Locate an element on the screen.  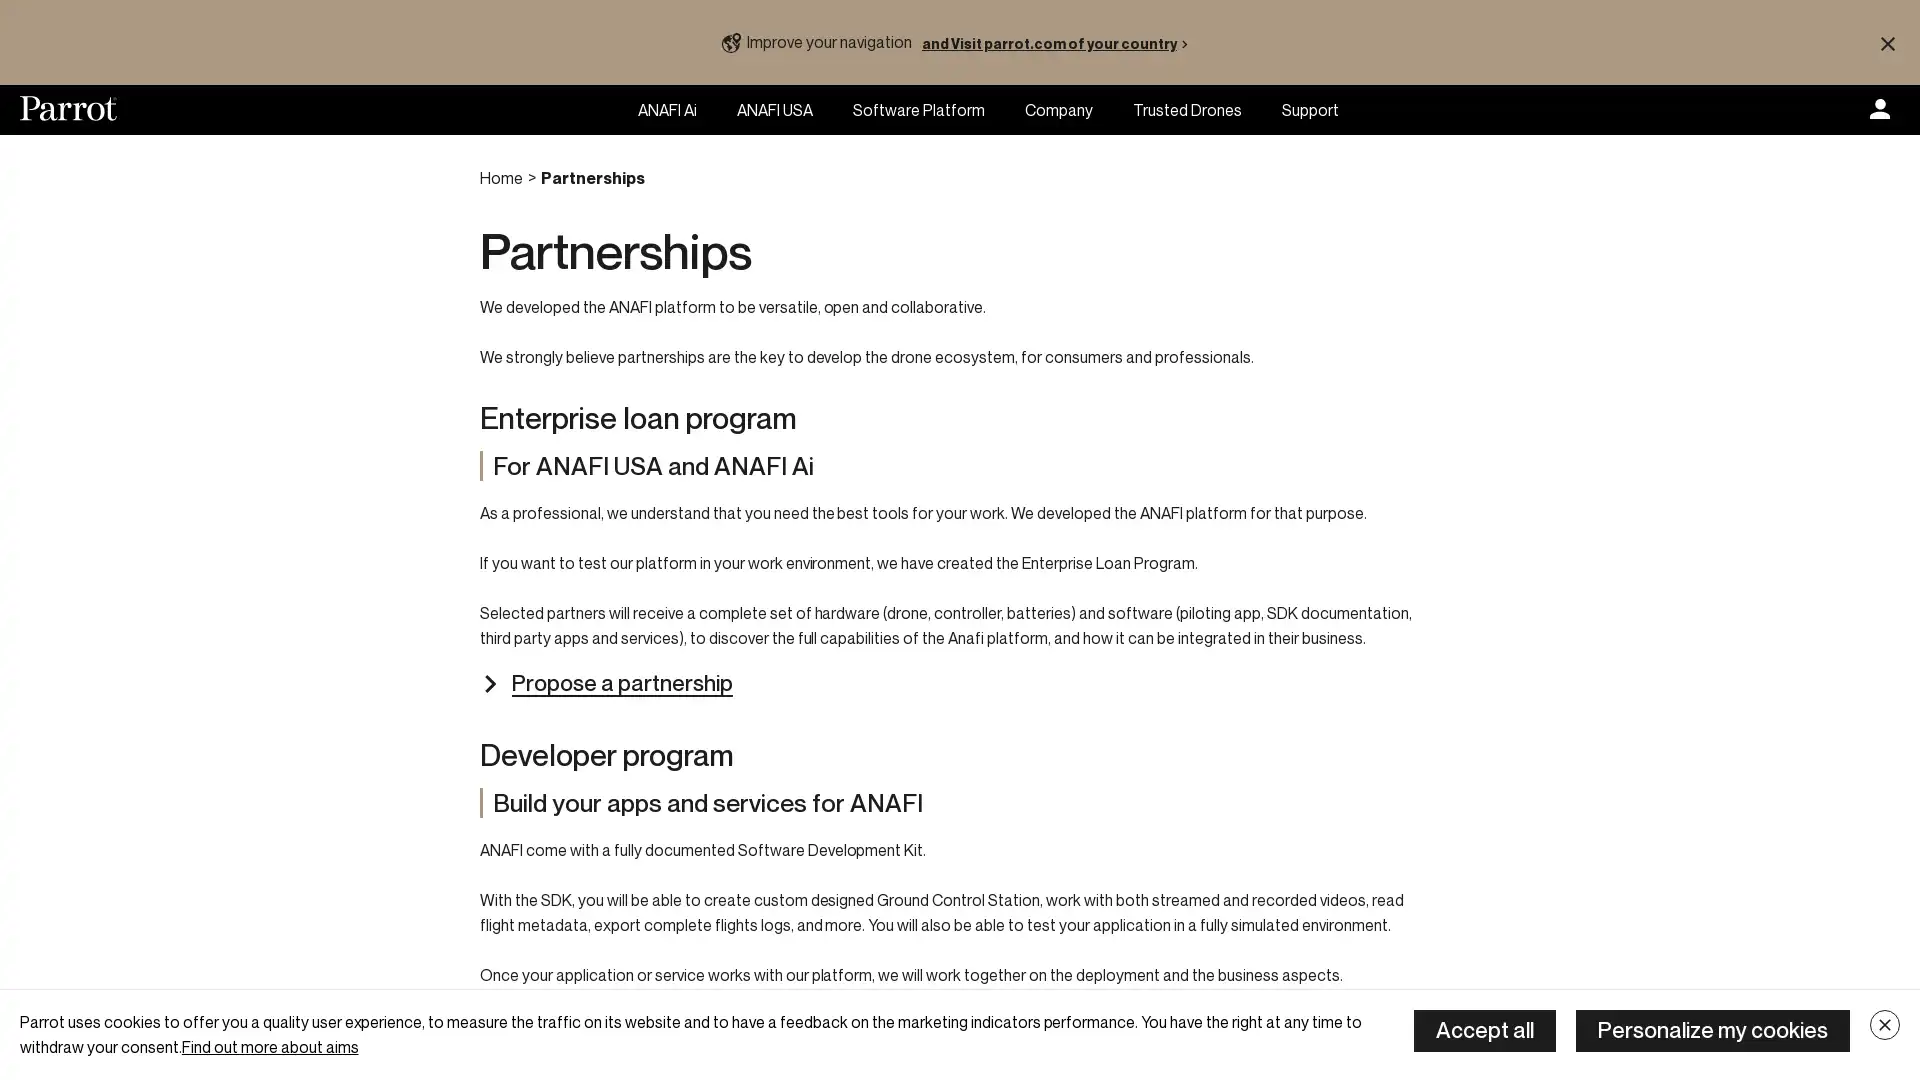
and Visit parrot.com of your country go to my shop is located at coordinates (1058, 42).